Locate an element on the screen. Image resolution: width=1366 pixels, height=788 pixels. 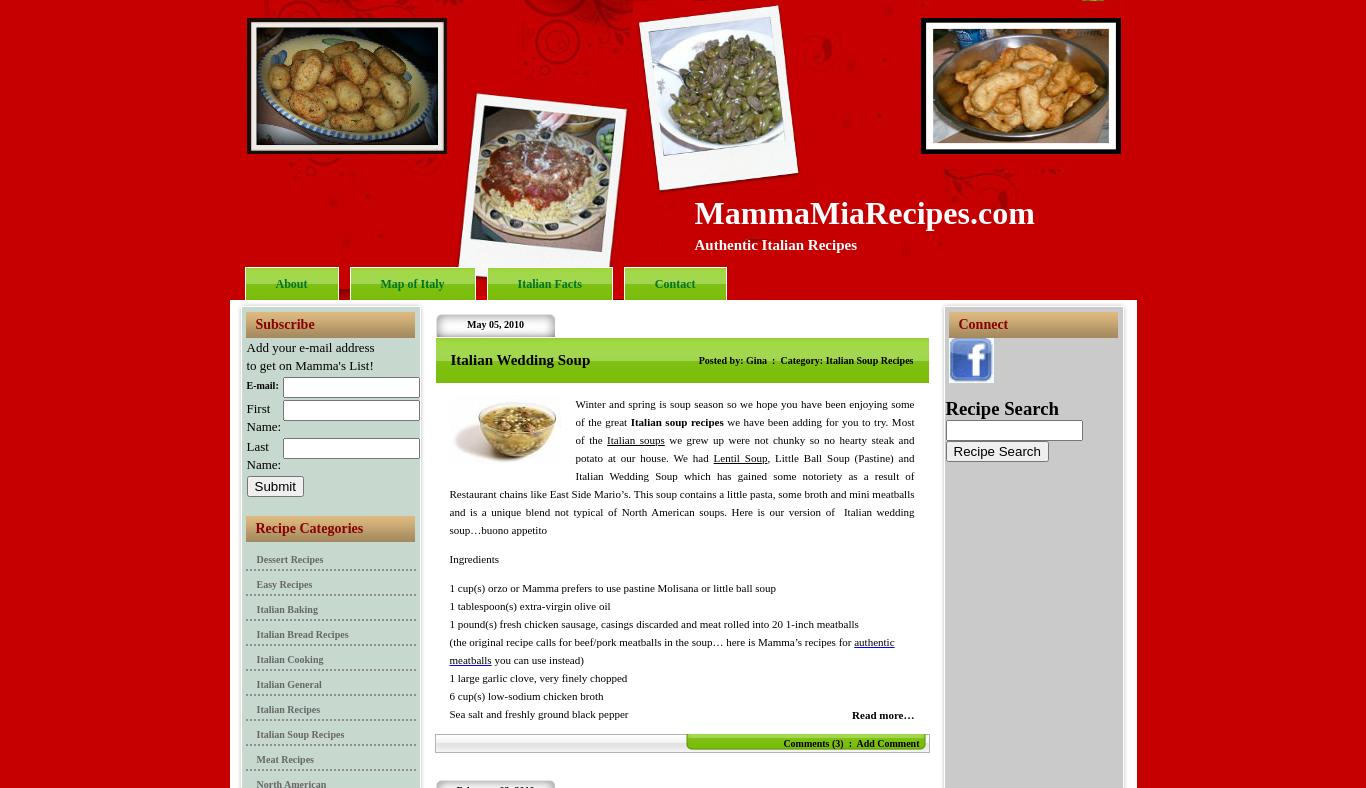
'About' is located at coordinates (290, 282).